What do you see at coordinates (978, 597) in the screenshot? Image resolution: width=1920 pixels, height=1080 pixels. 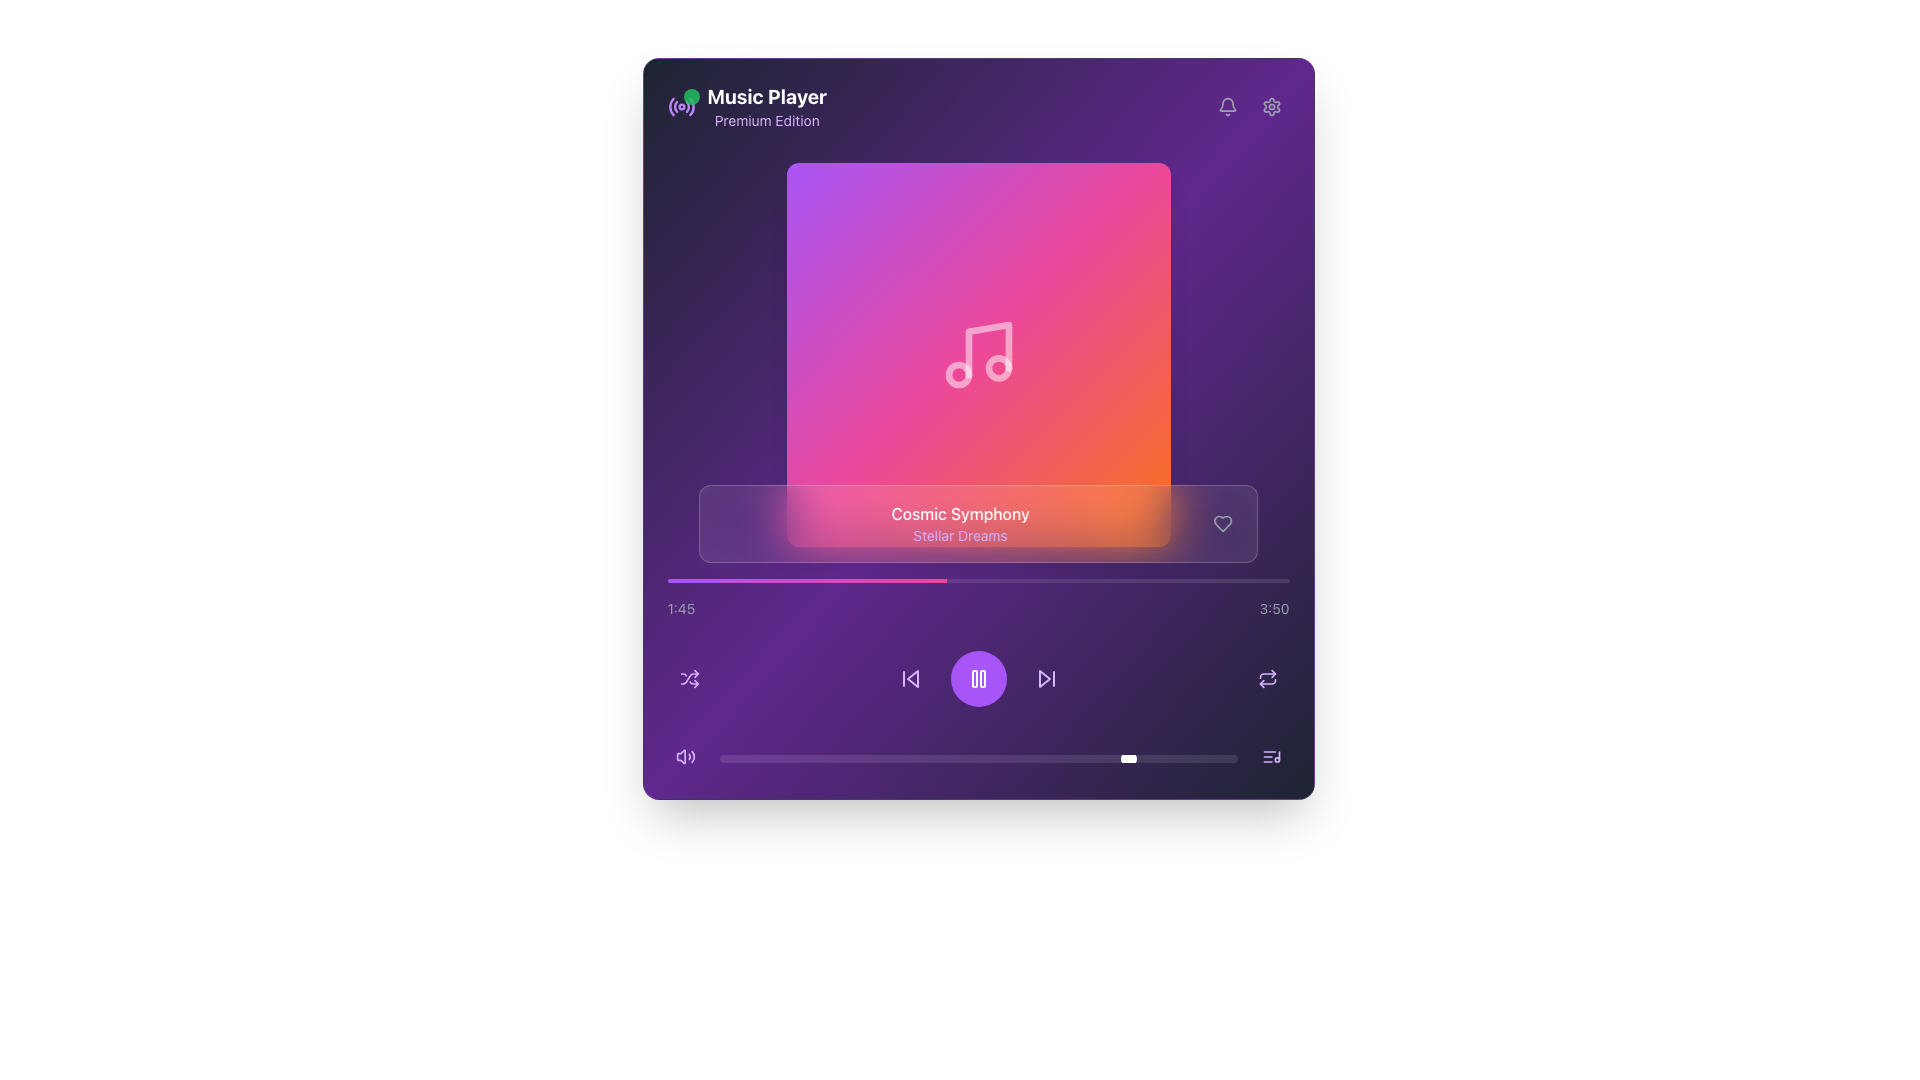 I see `the progress bar of the music player, which features a gradient from purple to pink and displays time indicators of '1:45' and '3:50'` at bounding box center [978, 597].